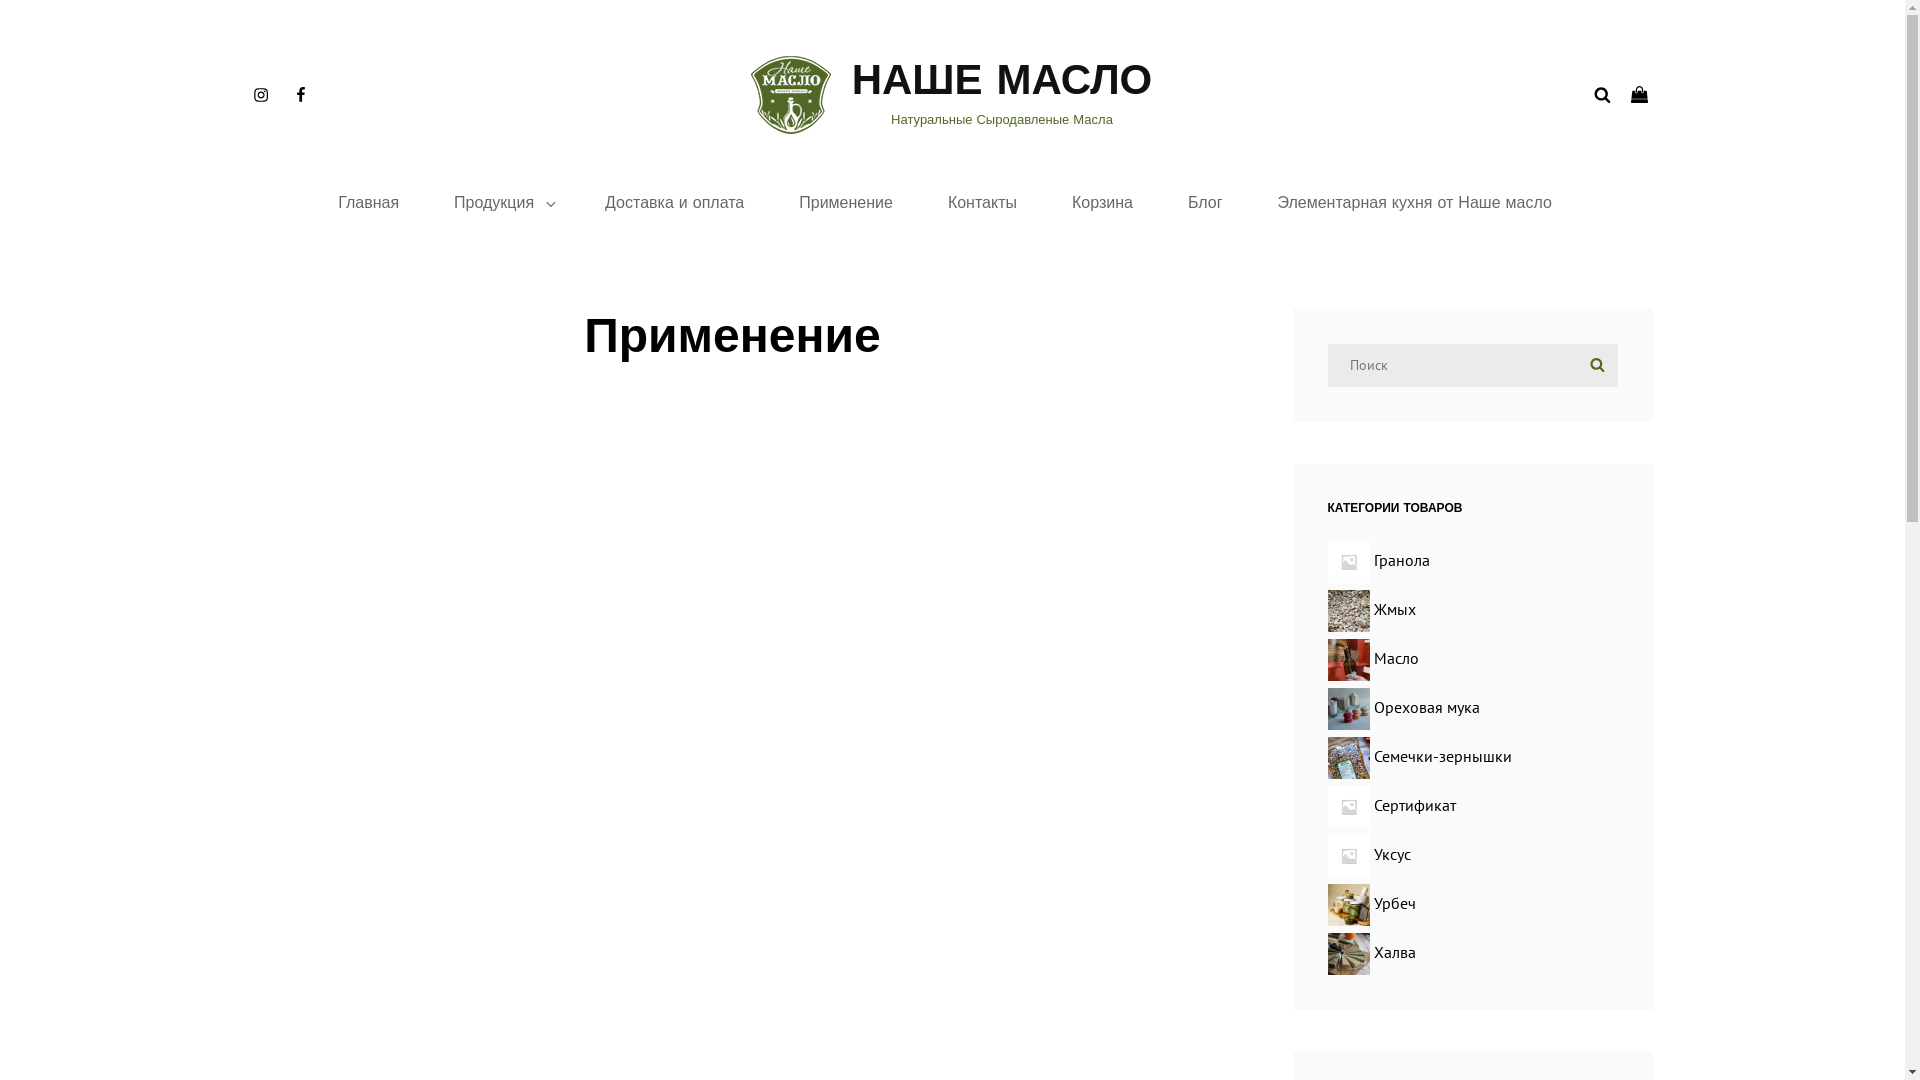 The height and width of the screenshot is (1080, 1920). I want to click on 'Instagram', so click(258, 95).